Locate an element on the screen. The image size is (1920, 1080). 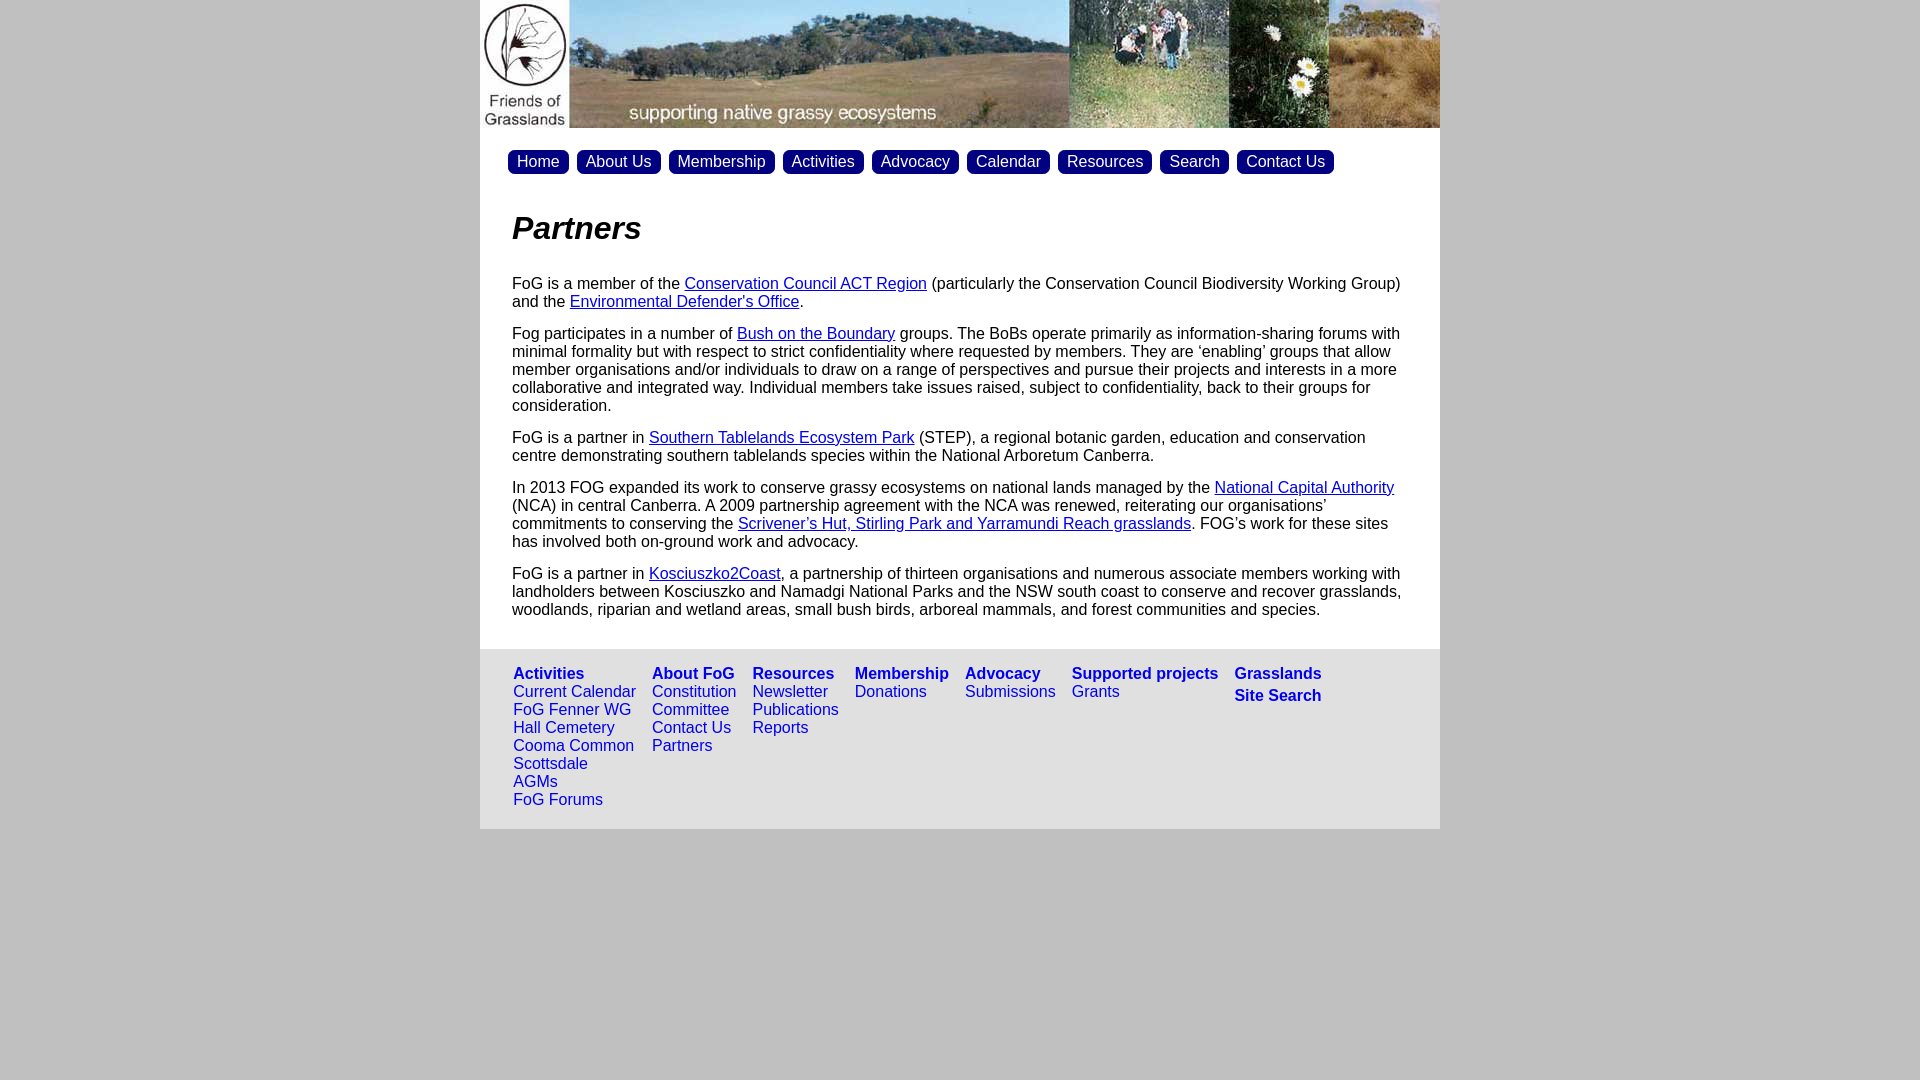
'AGMs' is located at coordinates (534, 780).